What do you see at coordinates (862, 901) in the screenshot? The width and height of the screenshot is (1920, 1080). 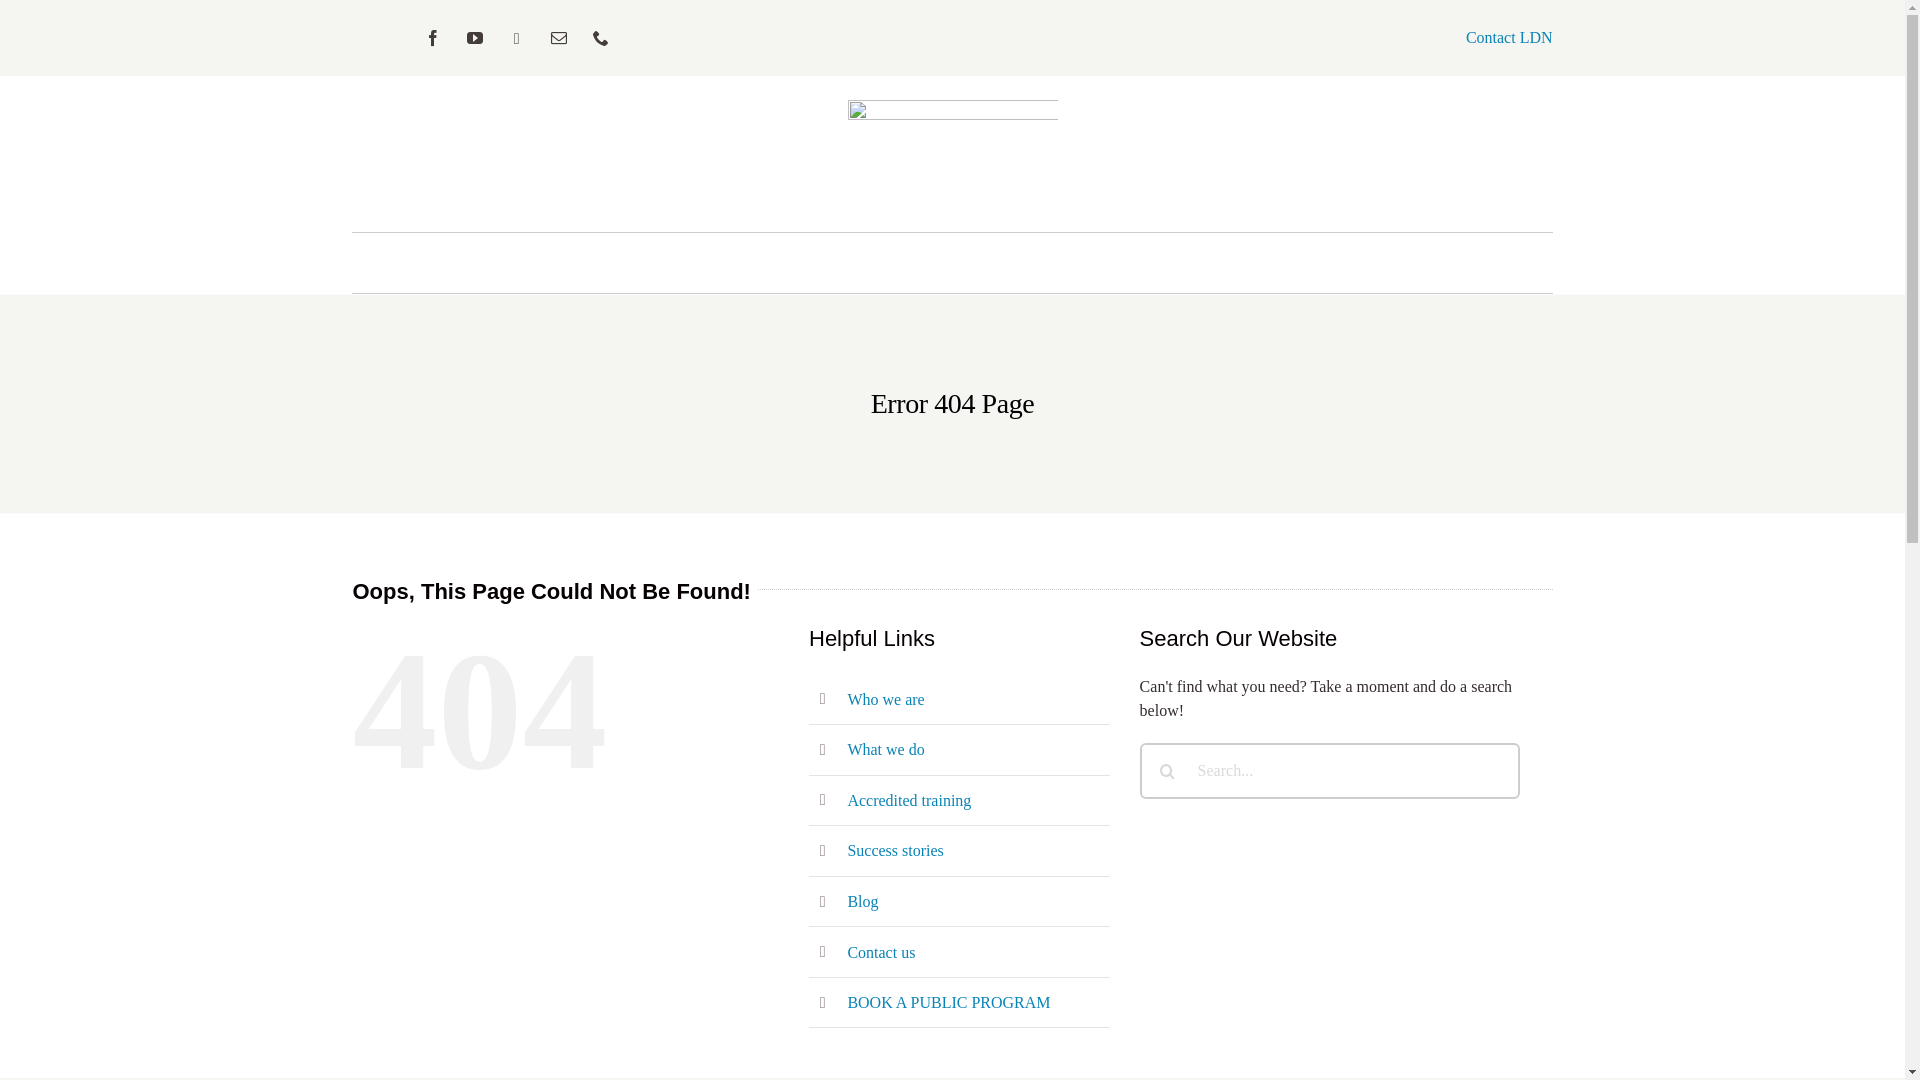 I see `'Blog'` at bounding box center [862, 901].